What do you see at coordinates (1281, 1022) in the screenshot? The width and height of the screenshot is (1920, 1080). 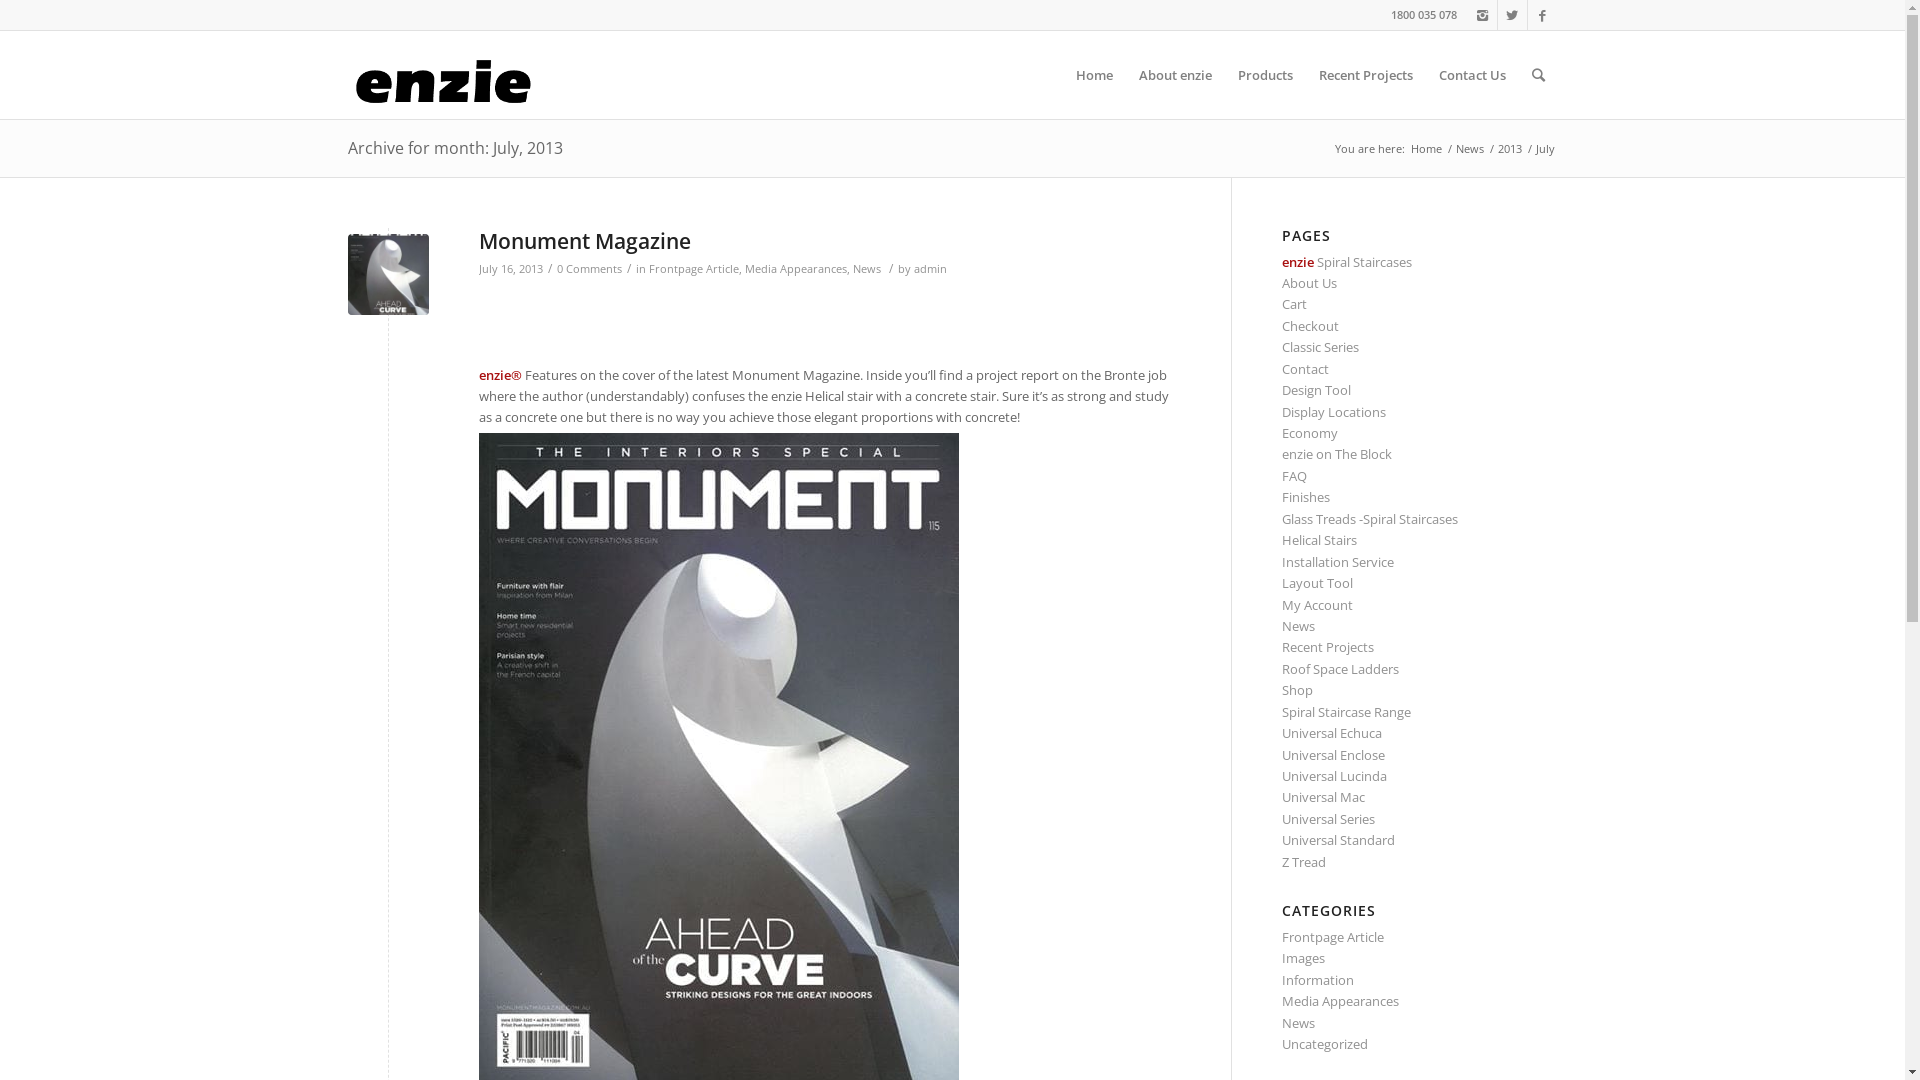 I see `'News'` at bounding box center [1281, 1022].